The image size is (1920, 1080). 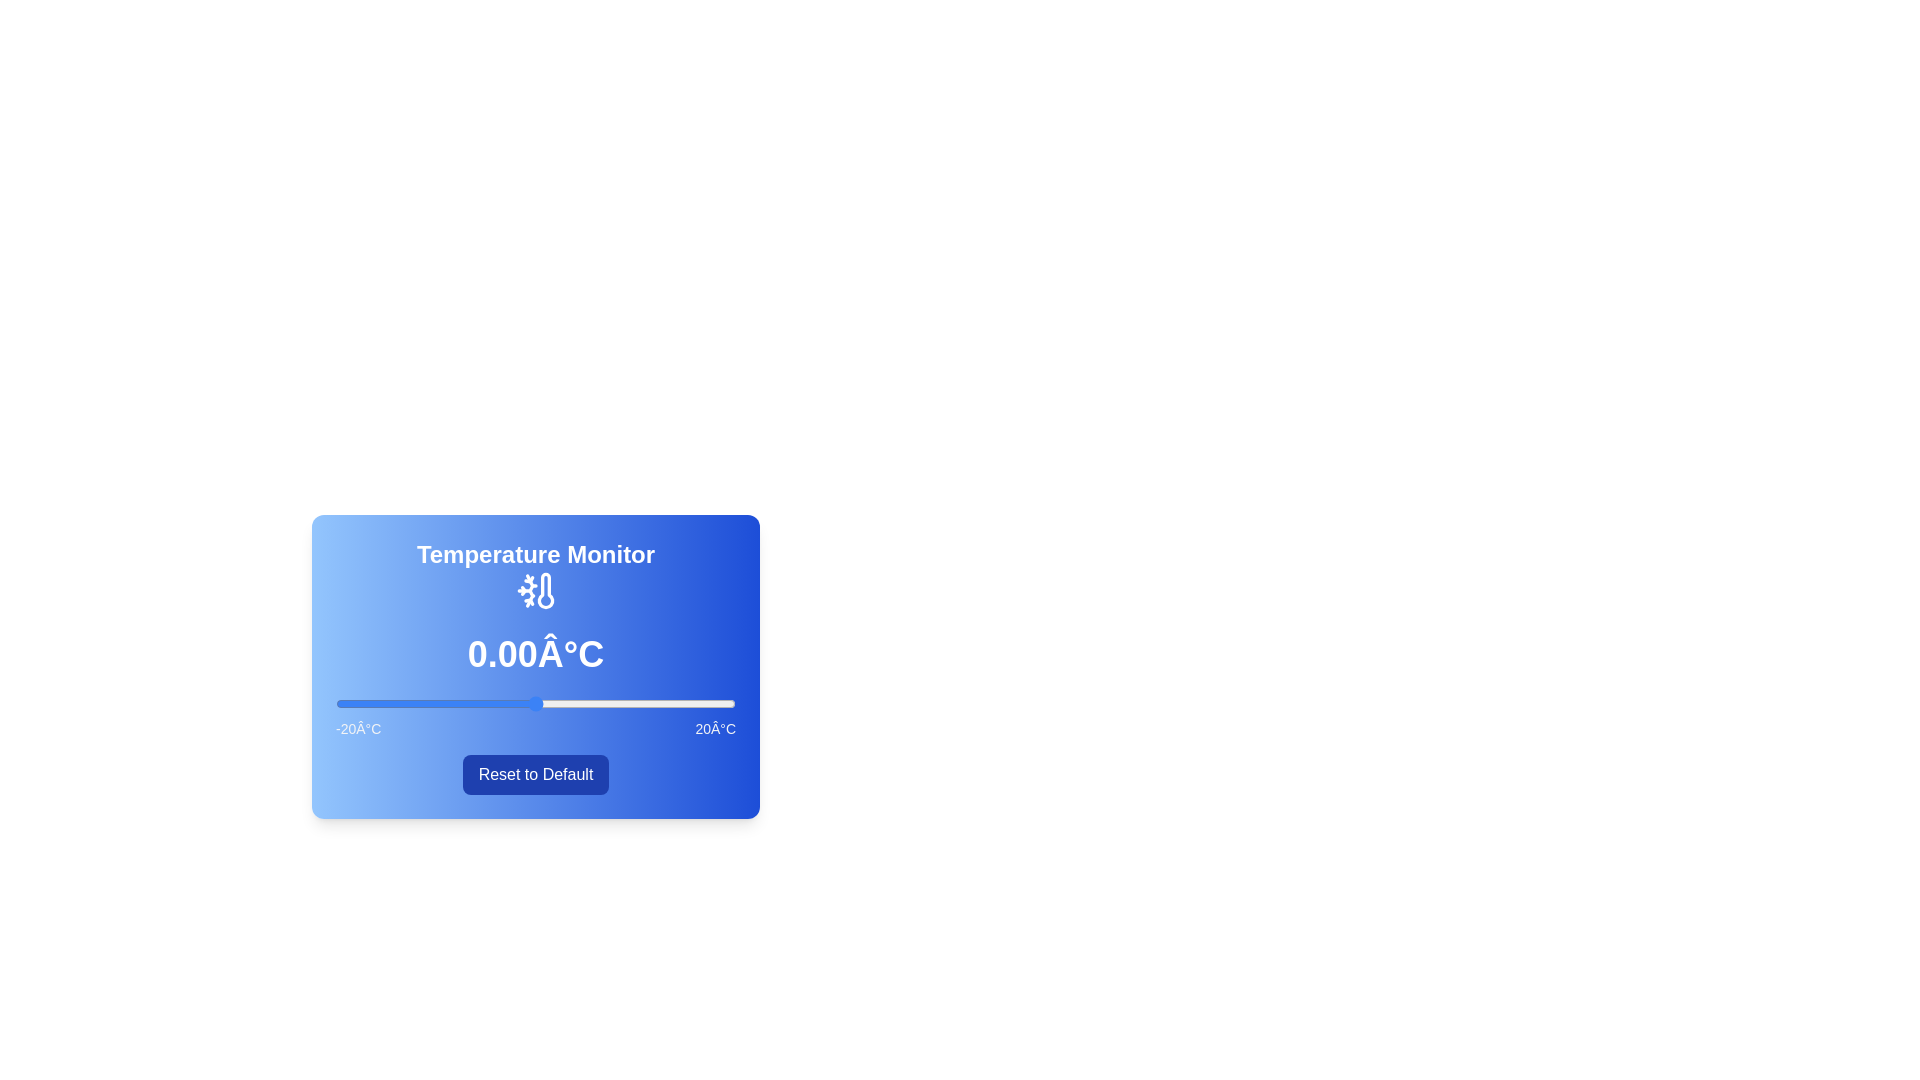 I want to click on the temperature slider to 6 degrees Celsius, so click(x=594, y=703).